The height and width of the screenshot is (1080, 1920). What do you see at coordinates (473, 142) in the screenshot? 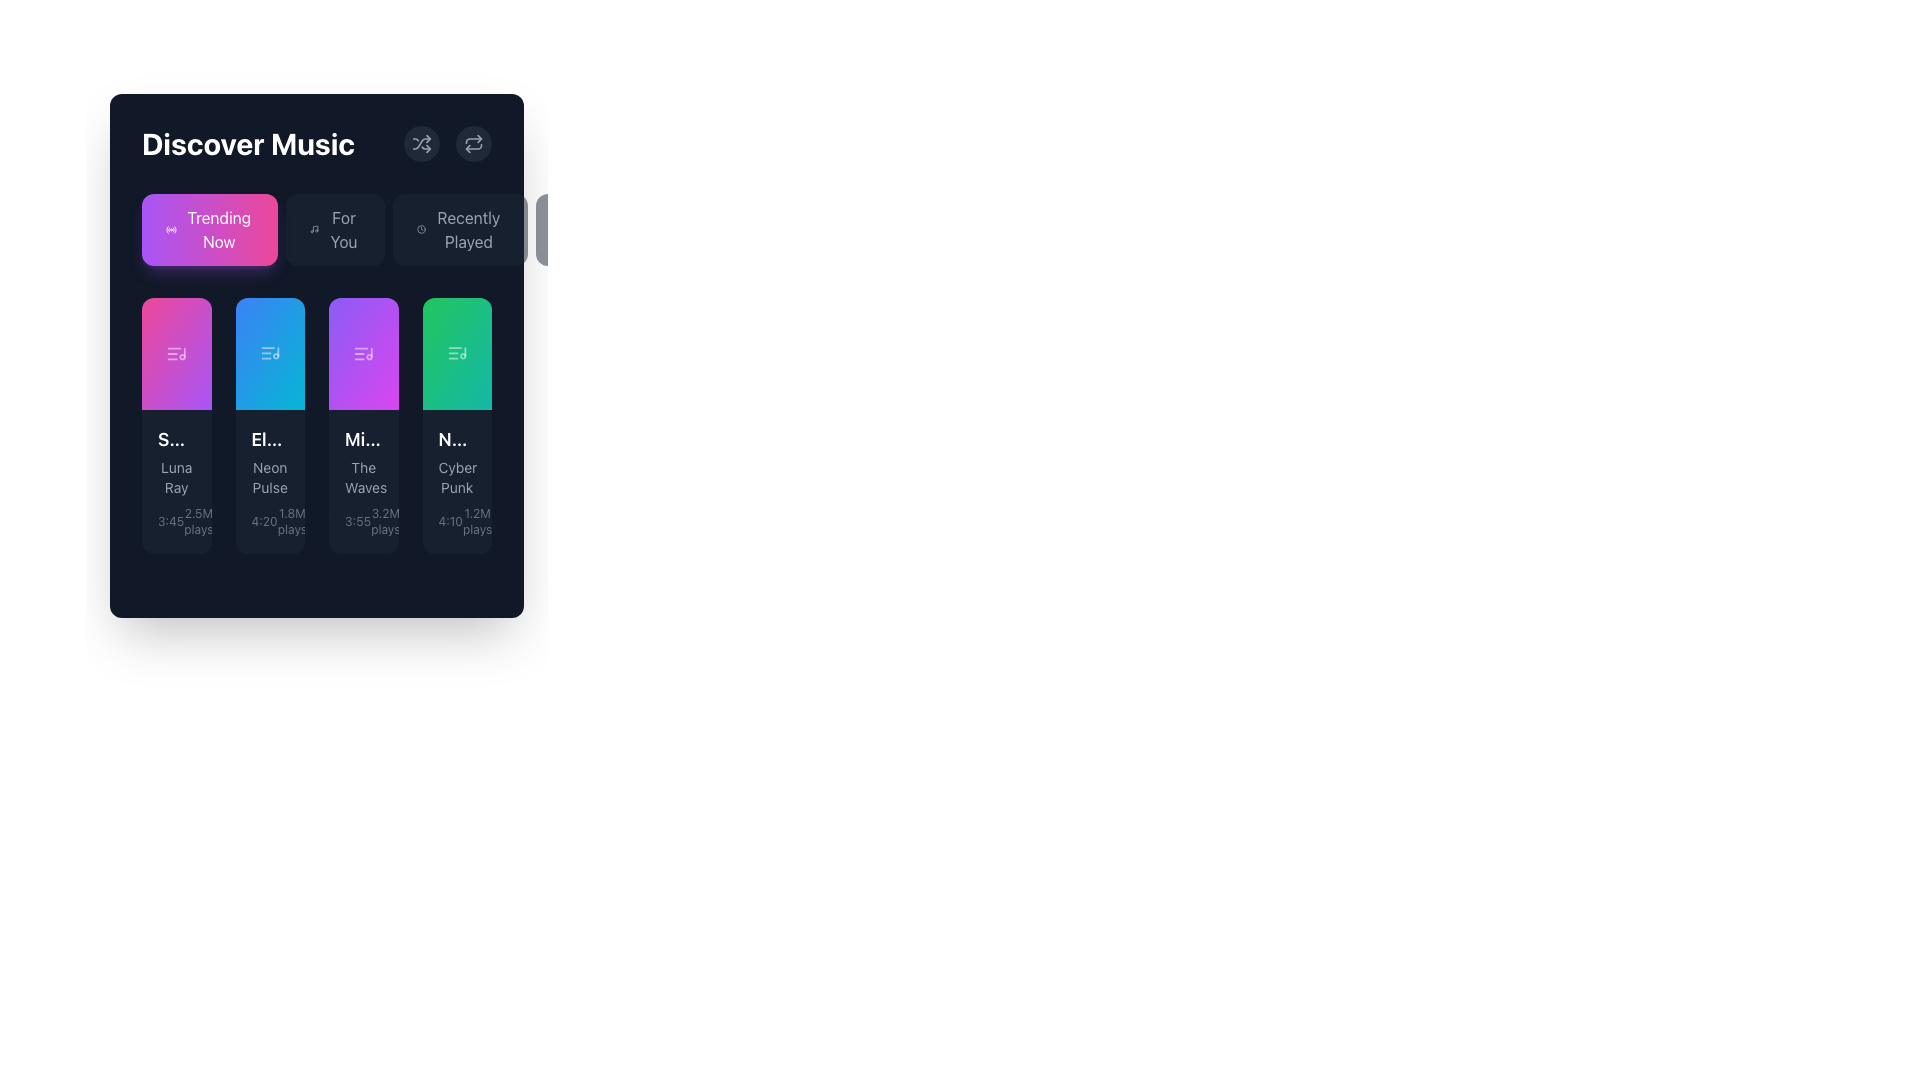
I see `the circular repeat button` at bounding box center [473, 142].